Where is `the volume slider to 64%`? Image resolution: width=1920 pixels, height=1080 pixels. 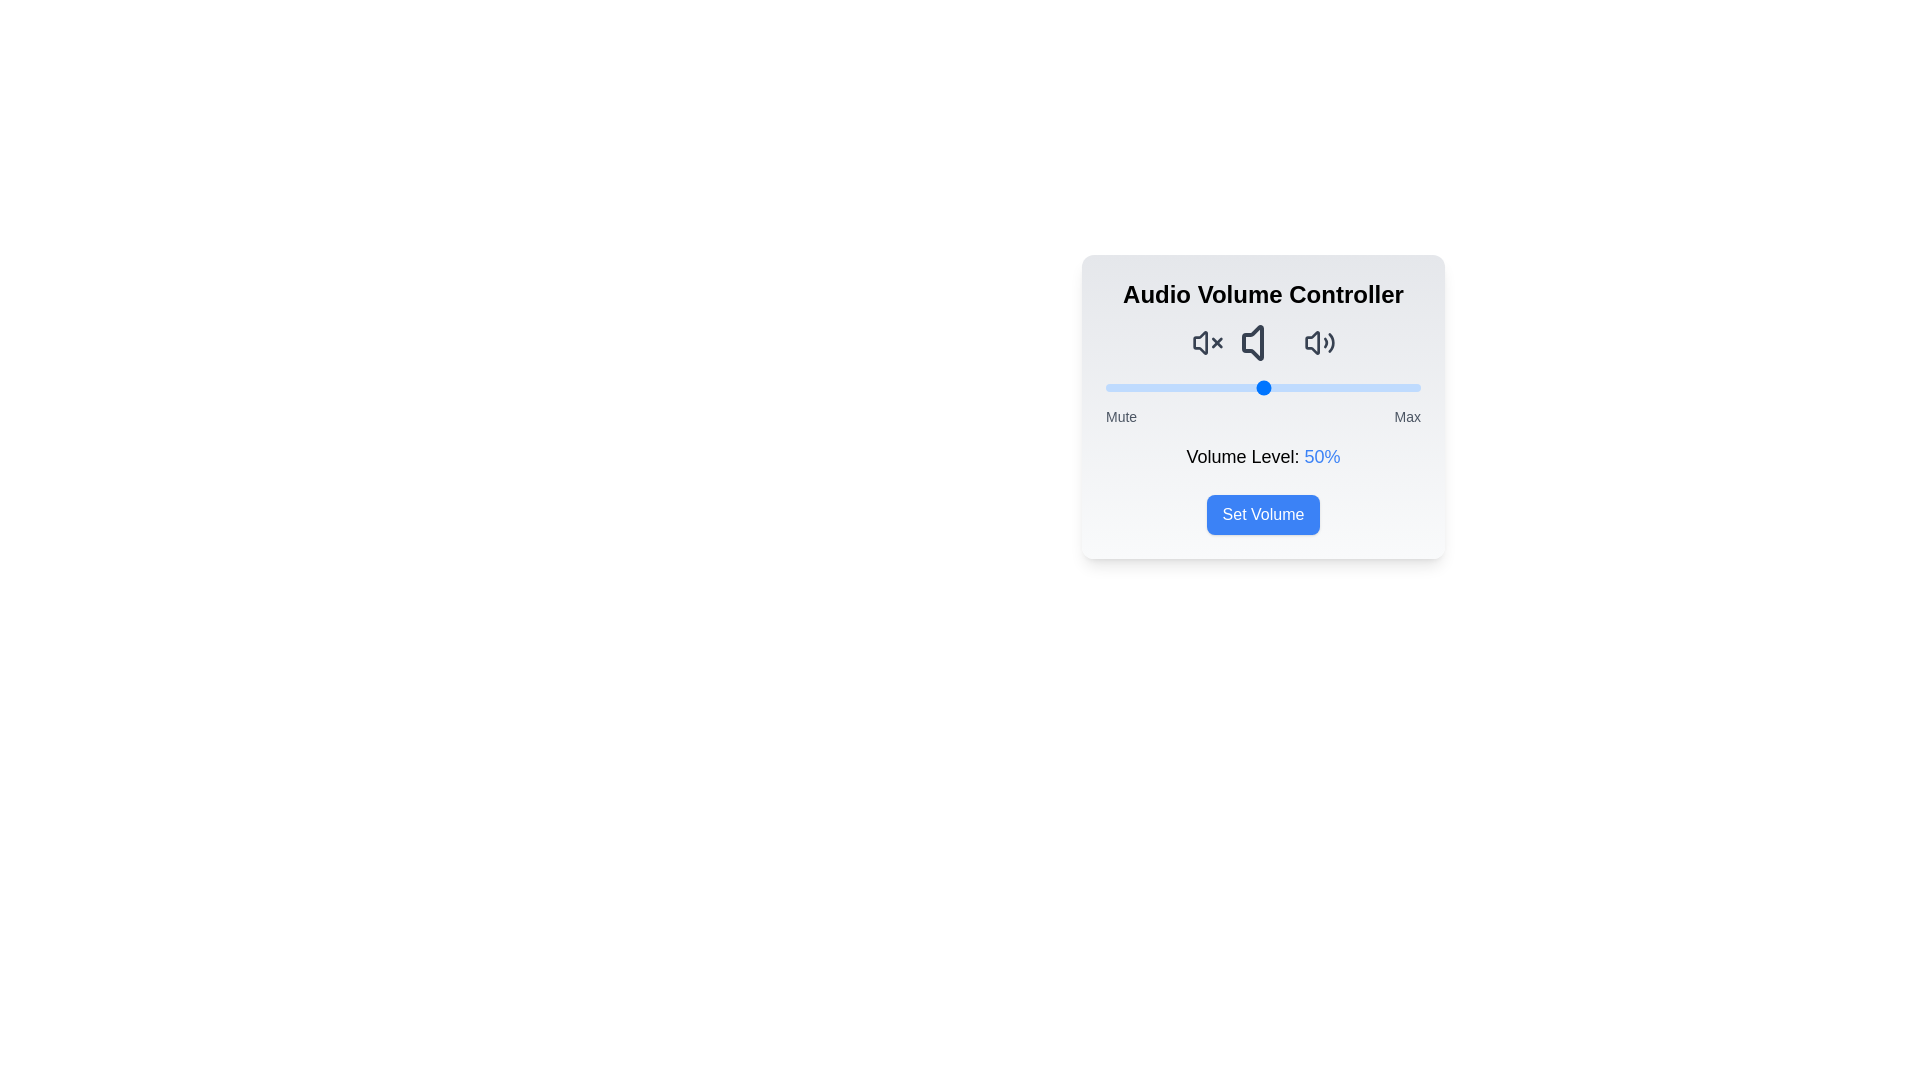
the volume slider to 64% is located at coordinates (1307, 388).